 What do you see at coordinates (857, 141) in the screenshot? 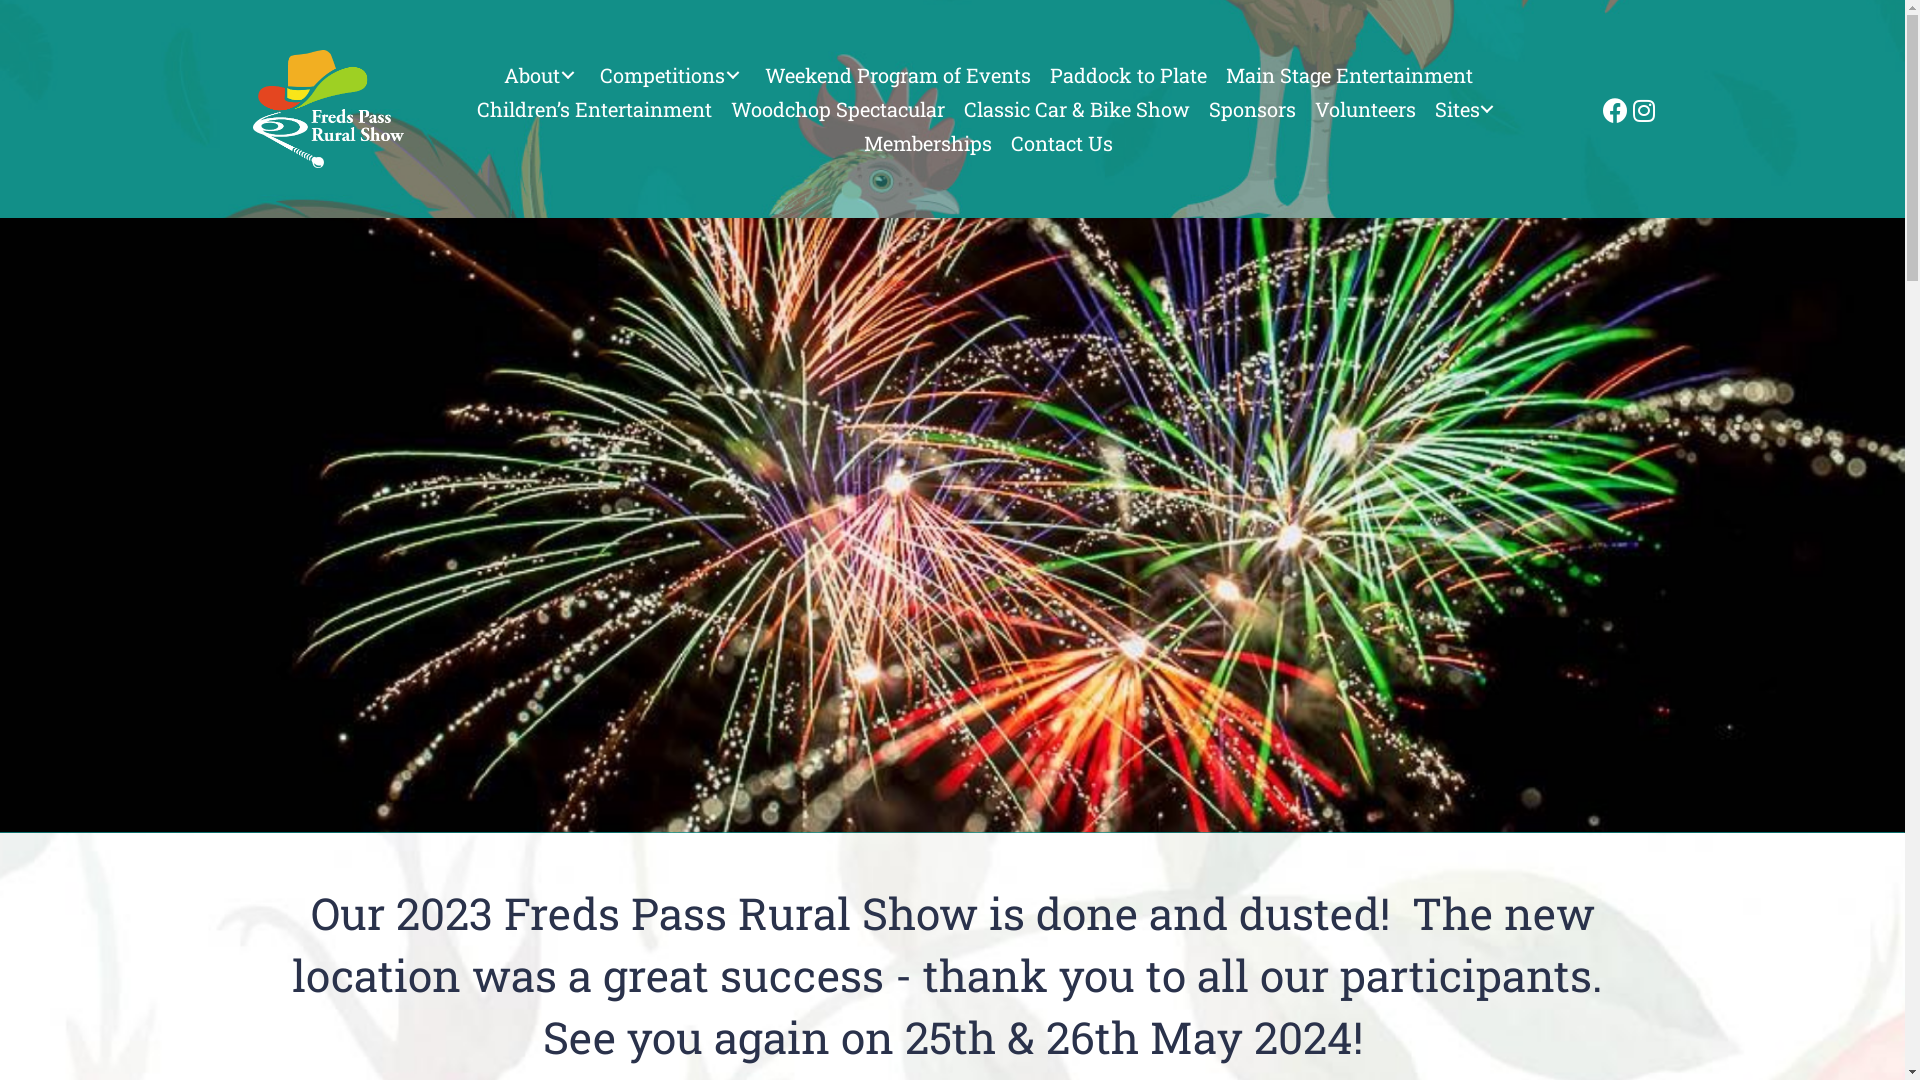
I see `'Memberships'` at bounding box center [857, 141].